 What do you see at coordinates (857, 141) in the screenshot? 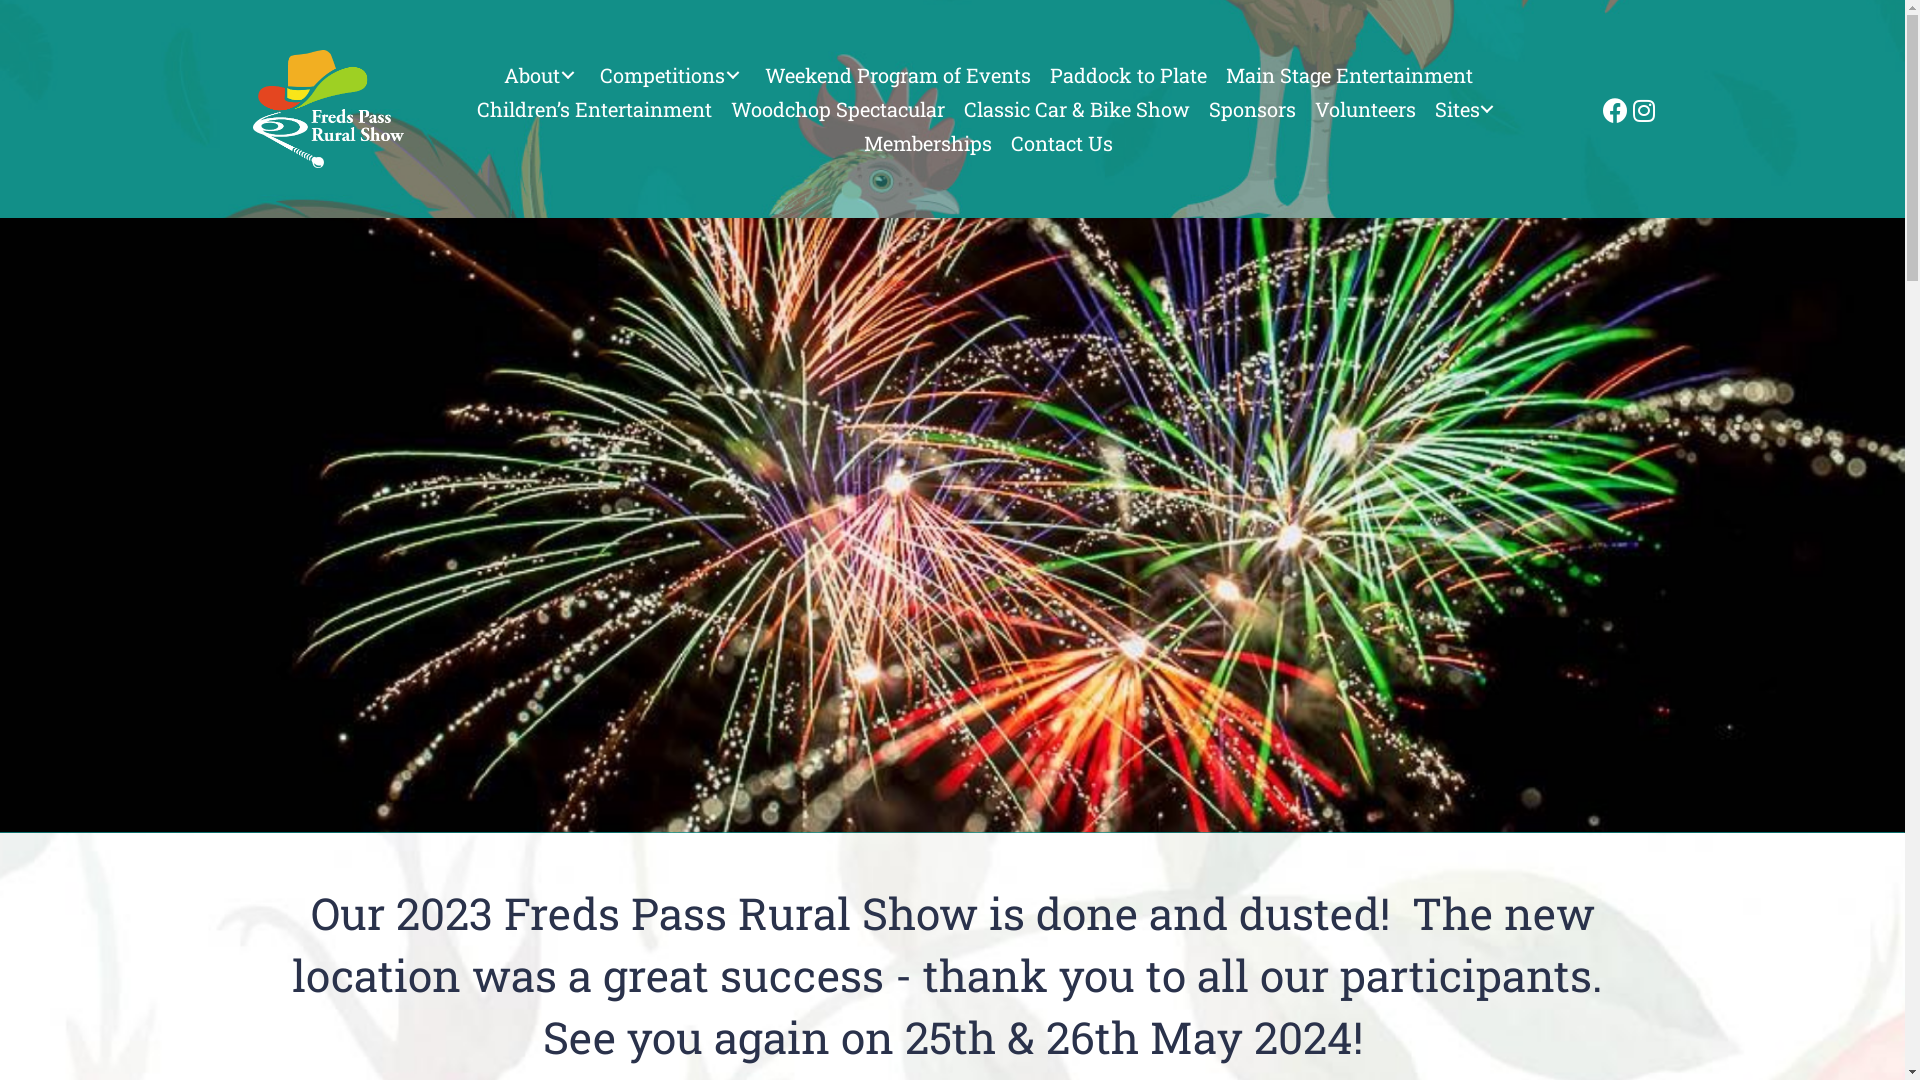
I see `'Memberships'` at bounding box center [857, 141].